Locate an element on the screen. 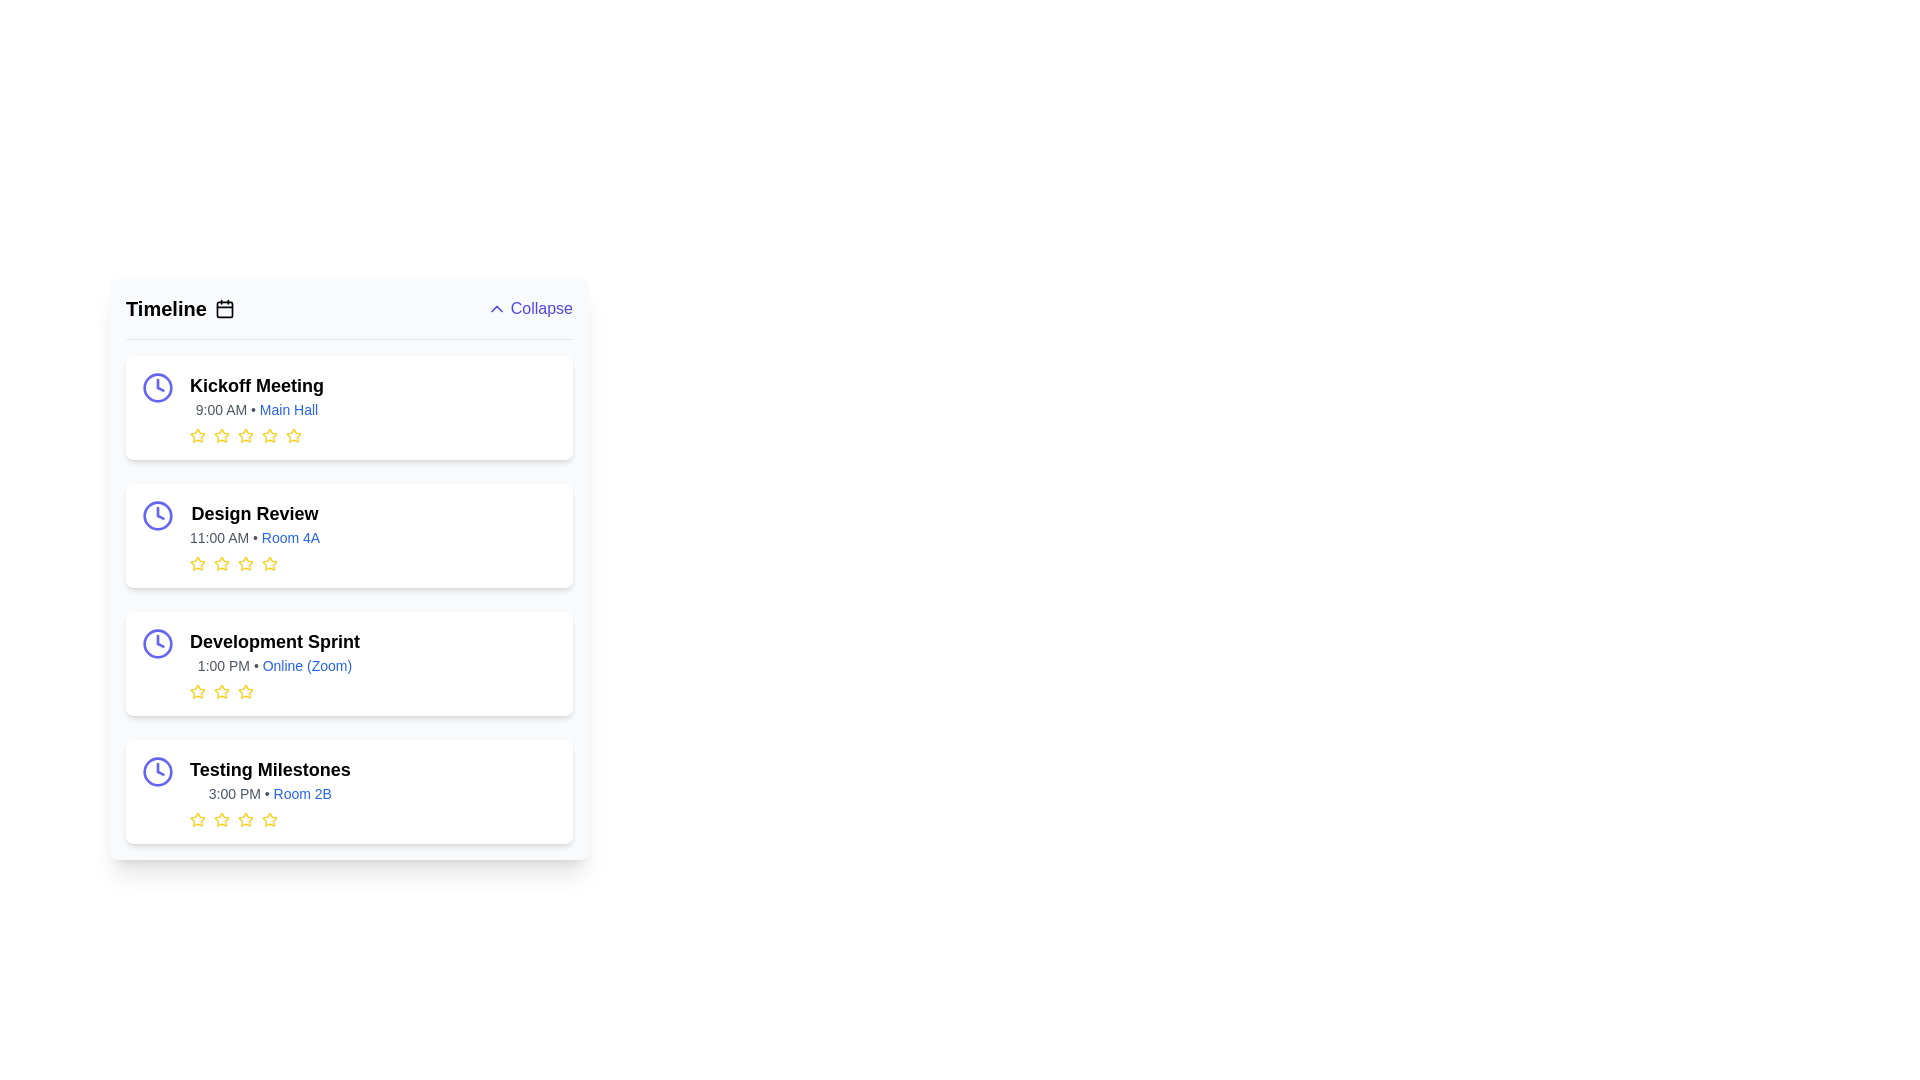  the fourth star-shaped rating icon with a yellowish-orange outline in the 'Testing Milestones' section is located at coordinates (244, 820).